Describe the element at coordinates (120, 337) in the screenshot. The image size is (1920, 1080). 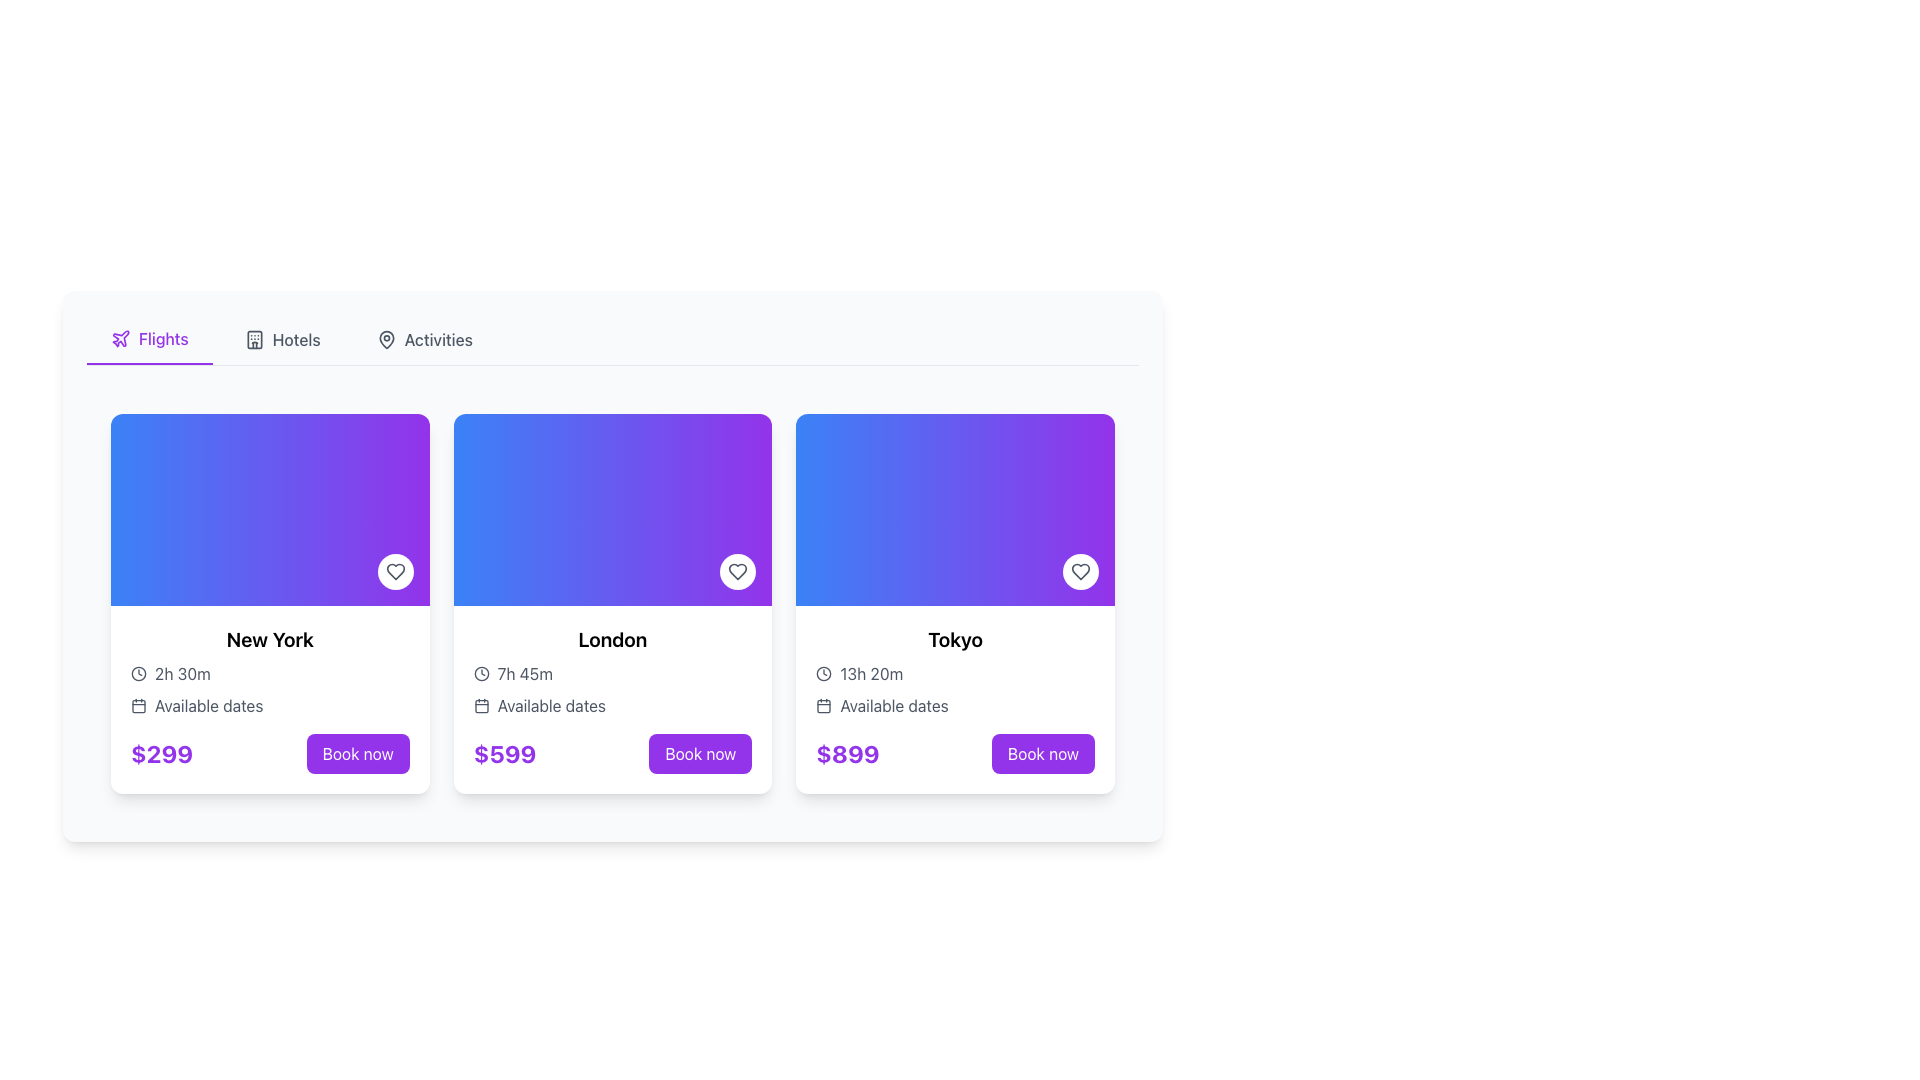
I see `the airplane icon located in the 'Flights' tab, which is styled in purple and positioned towards the top left of the interface` at that location.